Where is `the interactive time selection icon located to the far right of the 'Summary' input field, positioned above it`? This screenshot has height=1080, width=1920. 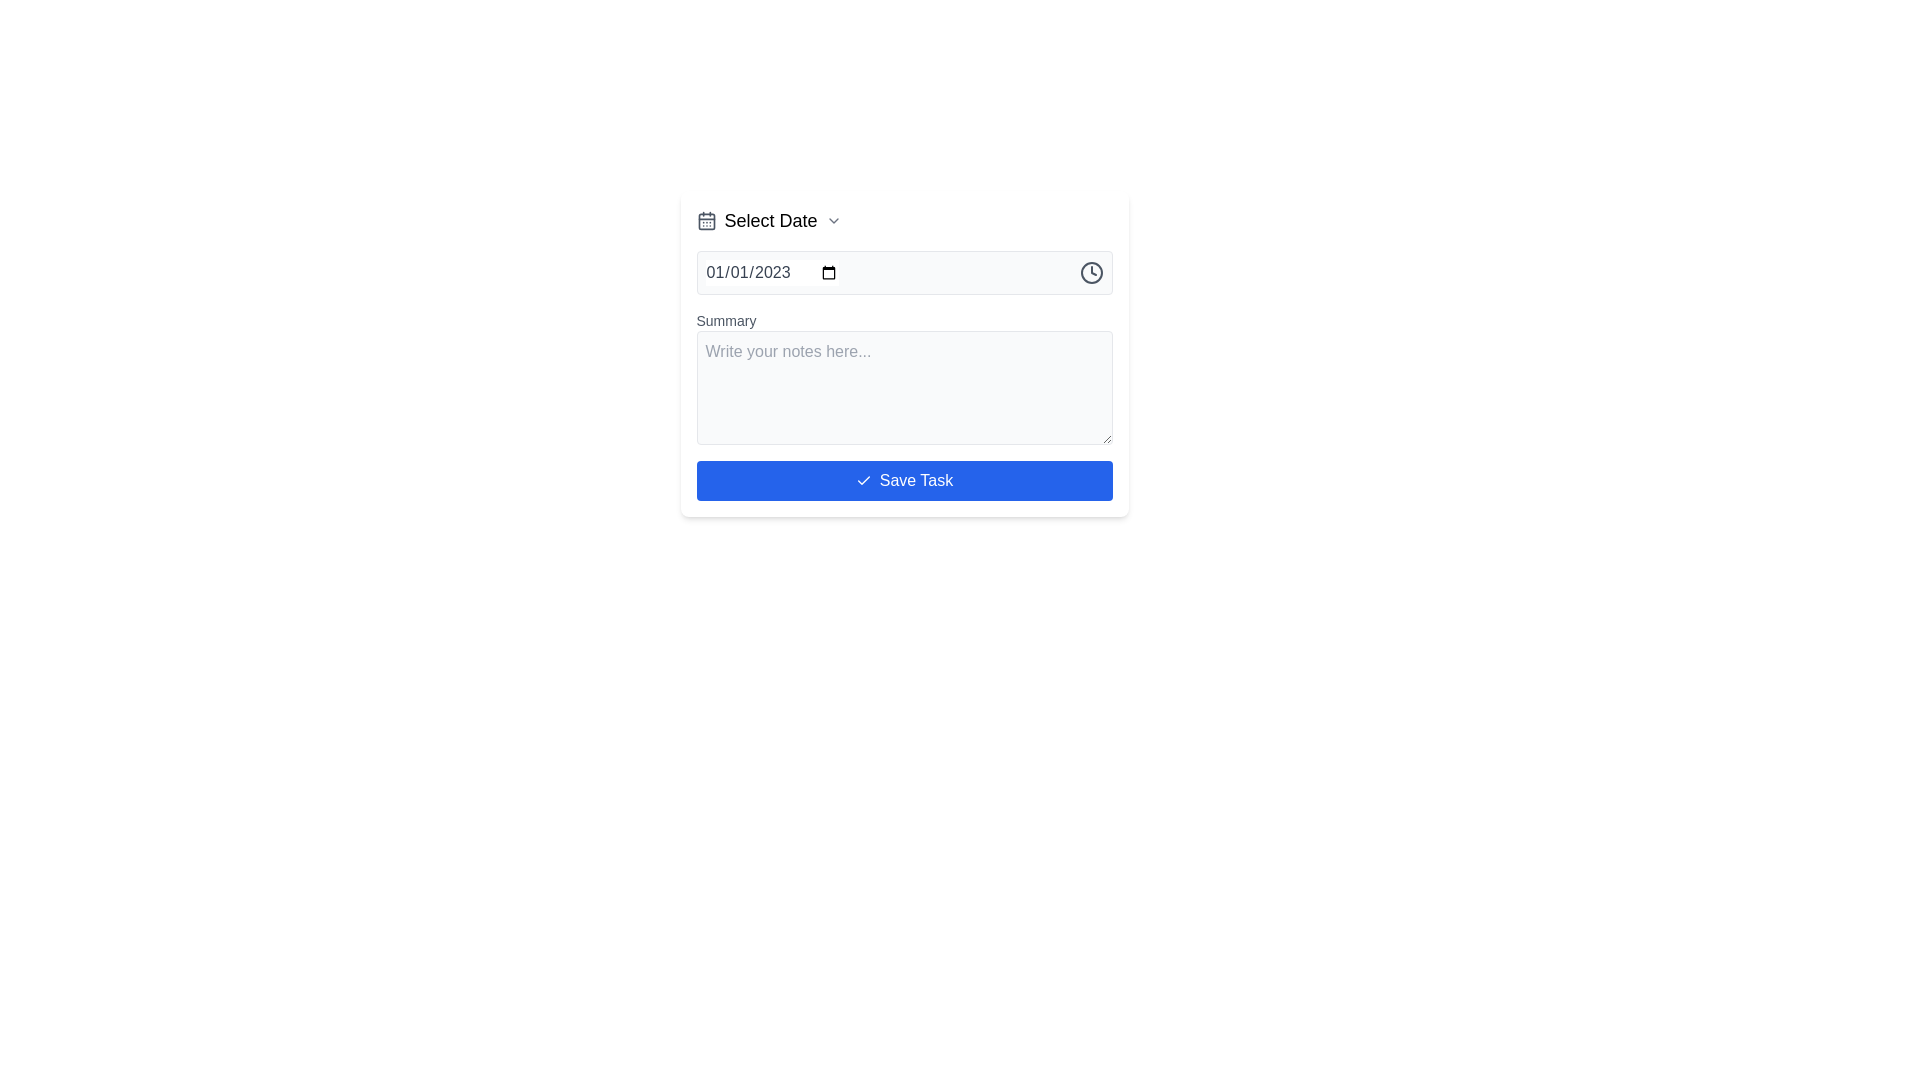
the interactive time selection icon located to the far right of the 'Summary' input field, positioned above it is located at coordinates (1090, 273).